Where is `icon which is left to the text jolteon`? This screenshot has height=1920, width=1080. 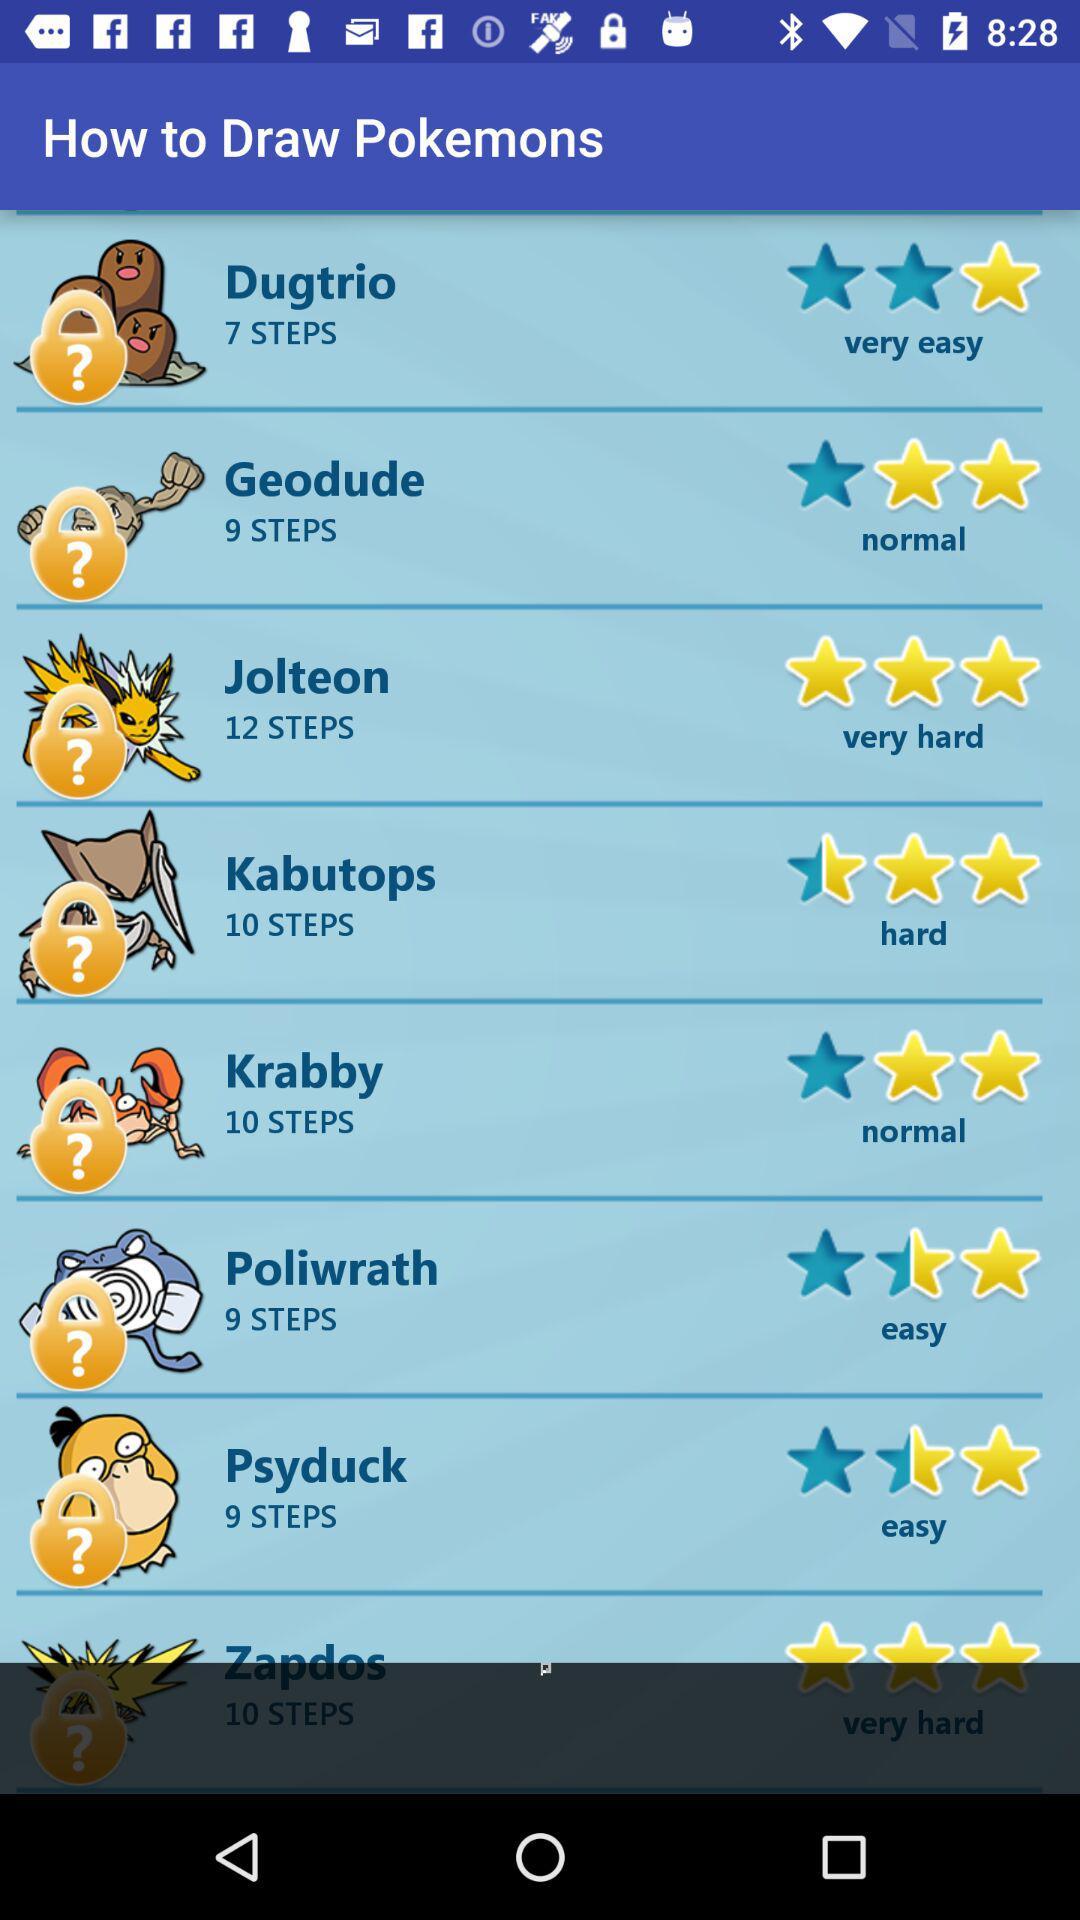 icon which is left to the text jolteon is located at coordinates (112, 709).